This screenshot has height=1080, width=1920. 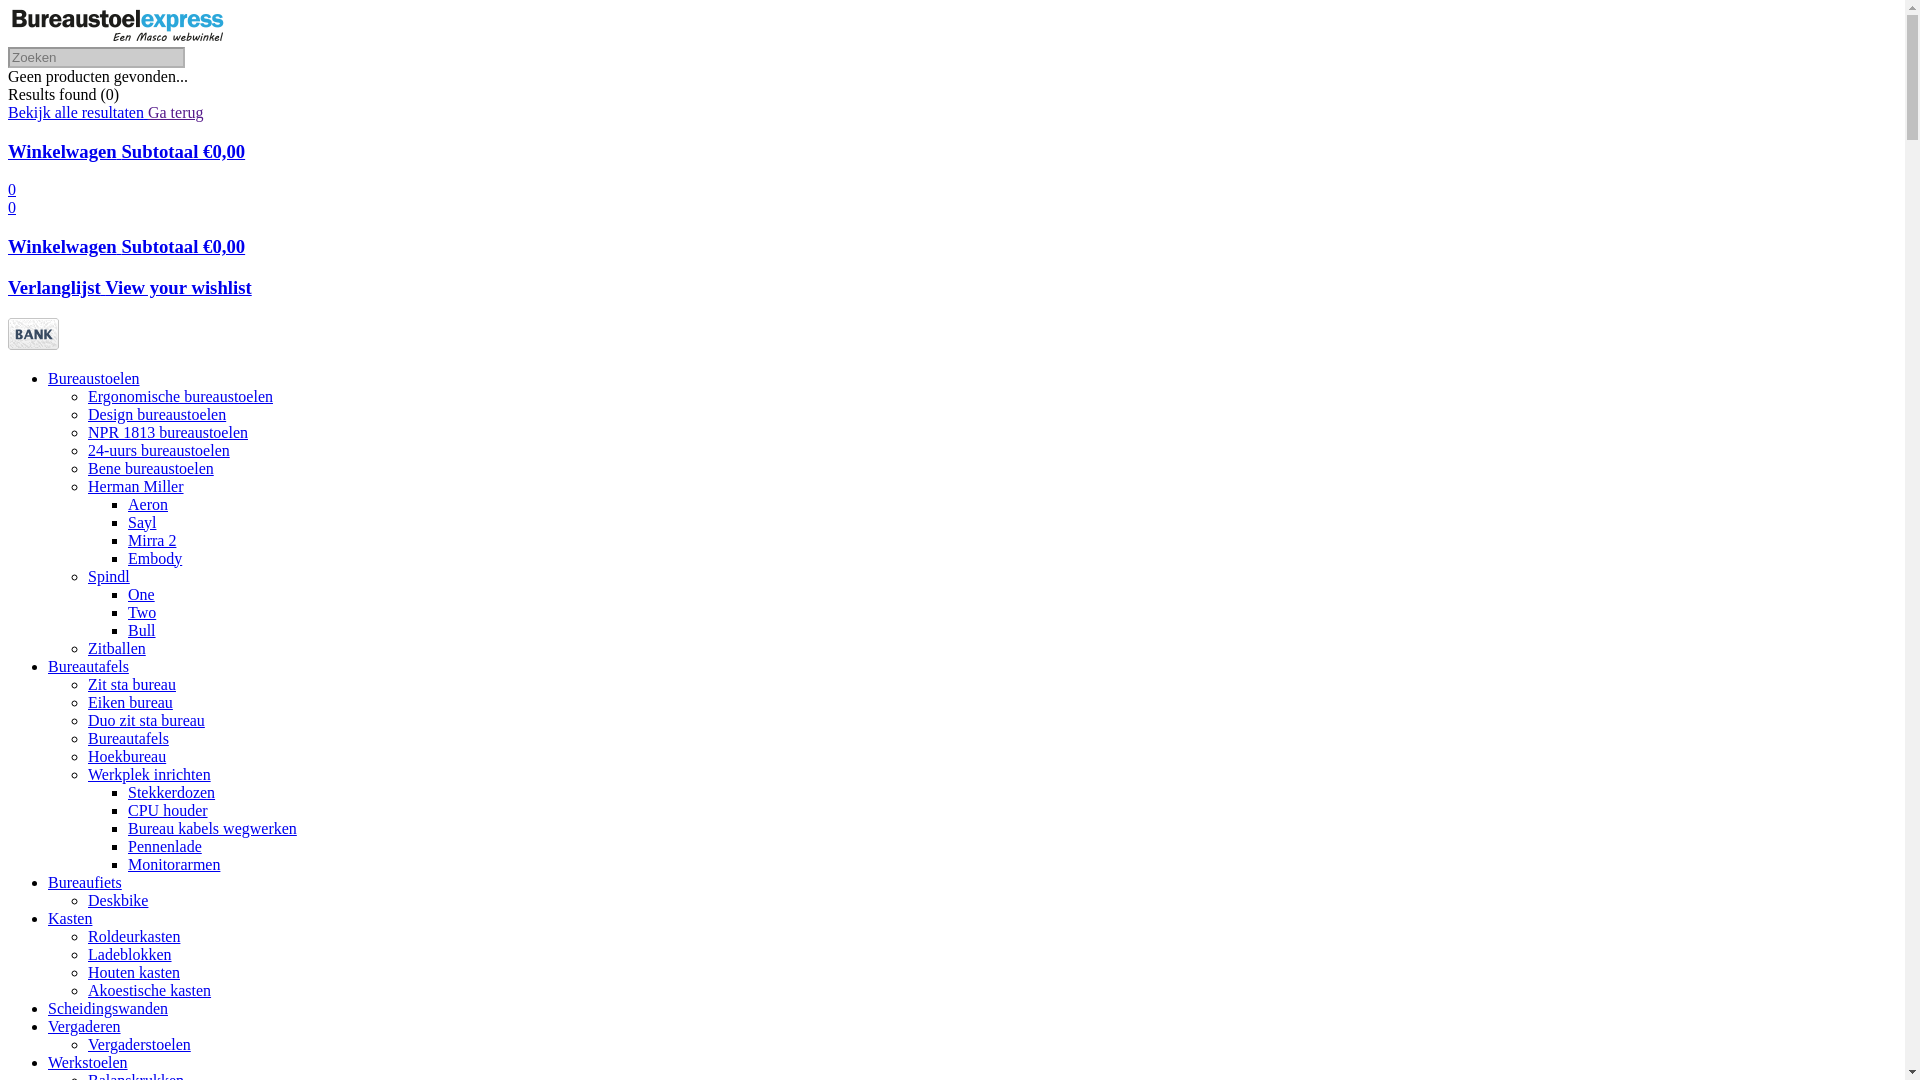 What do you see at coordinates (168, 431) in the screenshot?
I see `'NPR 1813 bureaustoelen'` at bounding box center [168, 431].